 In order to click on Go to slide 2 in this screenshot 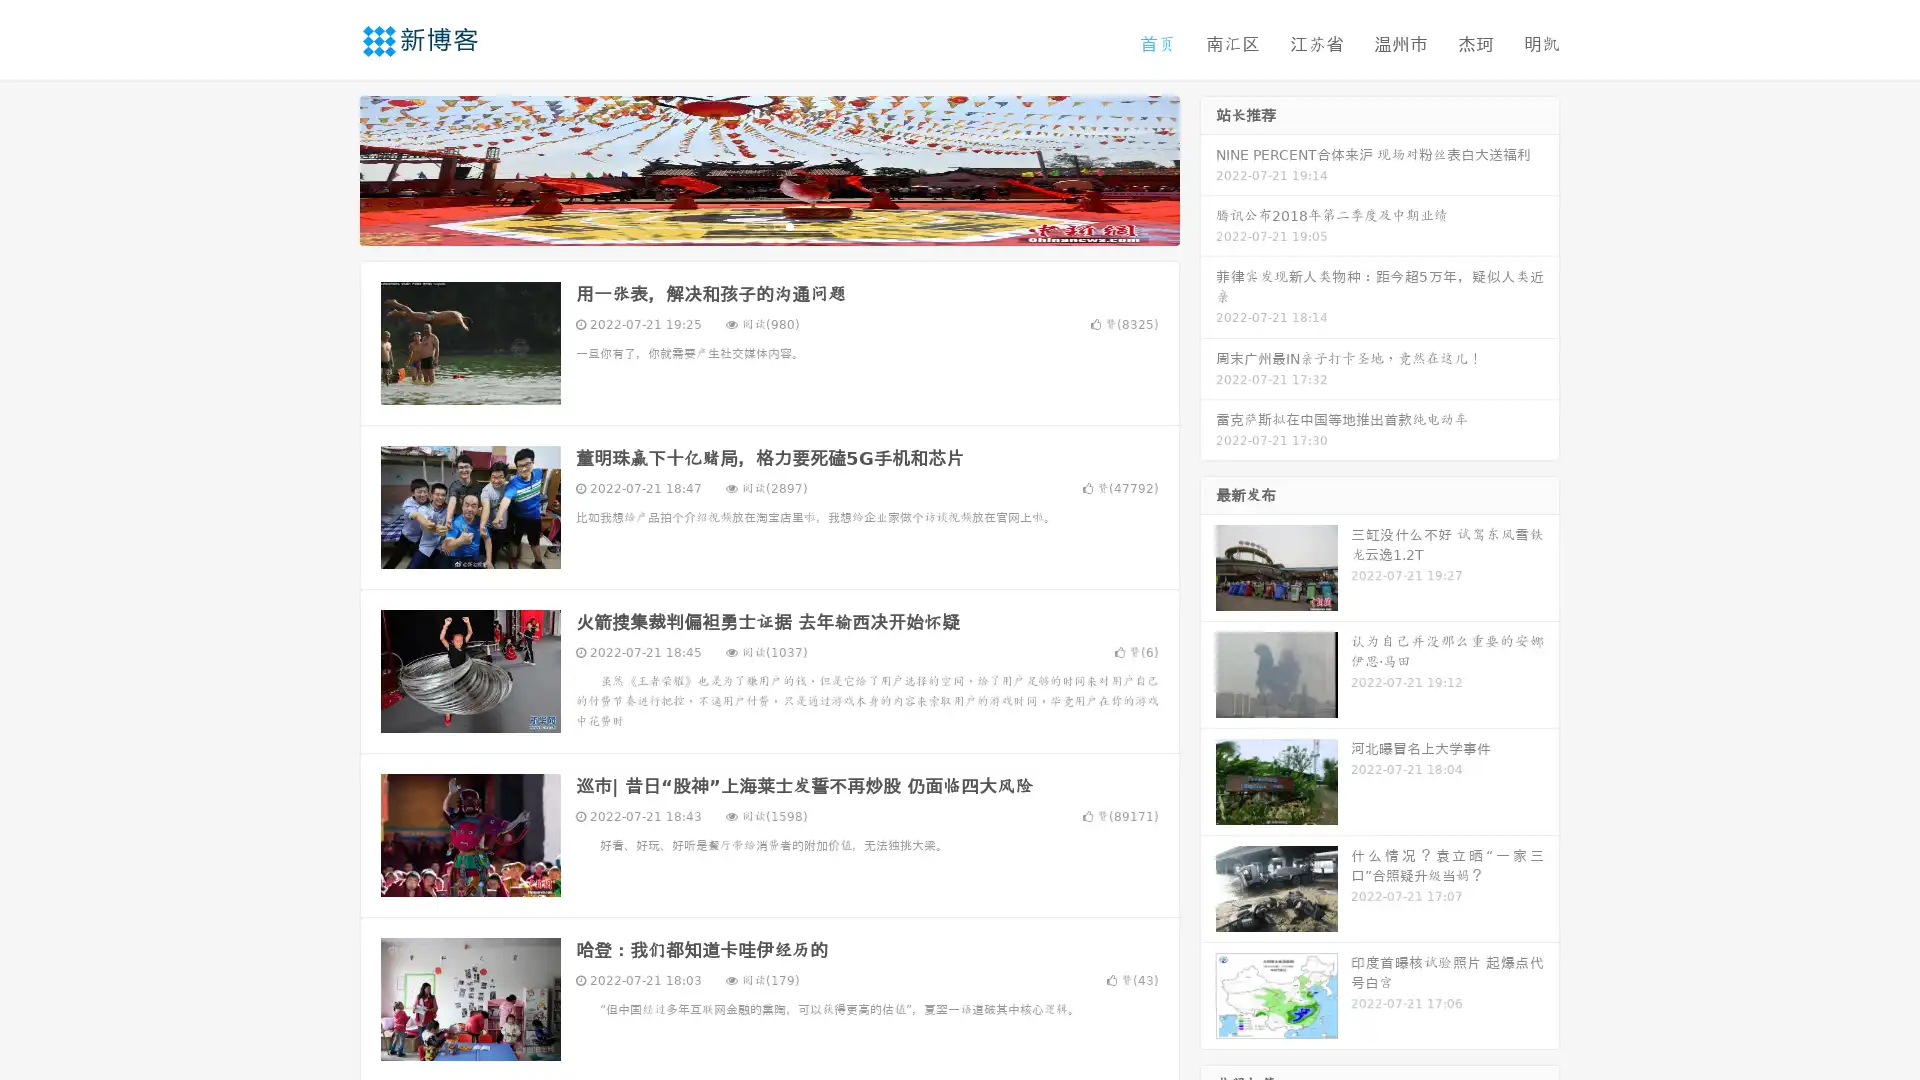, I will do `click(768, 225)`.